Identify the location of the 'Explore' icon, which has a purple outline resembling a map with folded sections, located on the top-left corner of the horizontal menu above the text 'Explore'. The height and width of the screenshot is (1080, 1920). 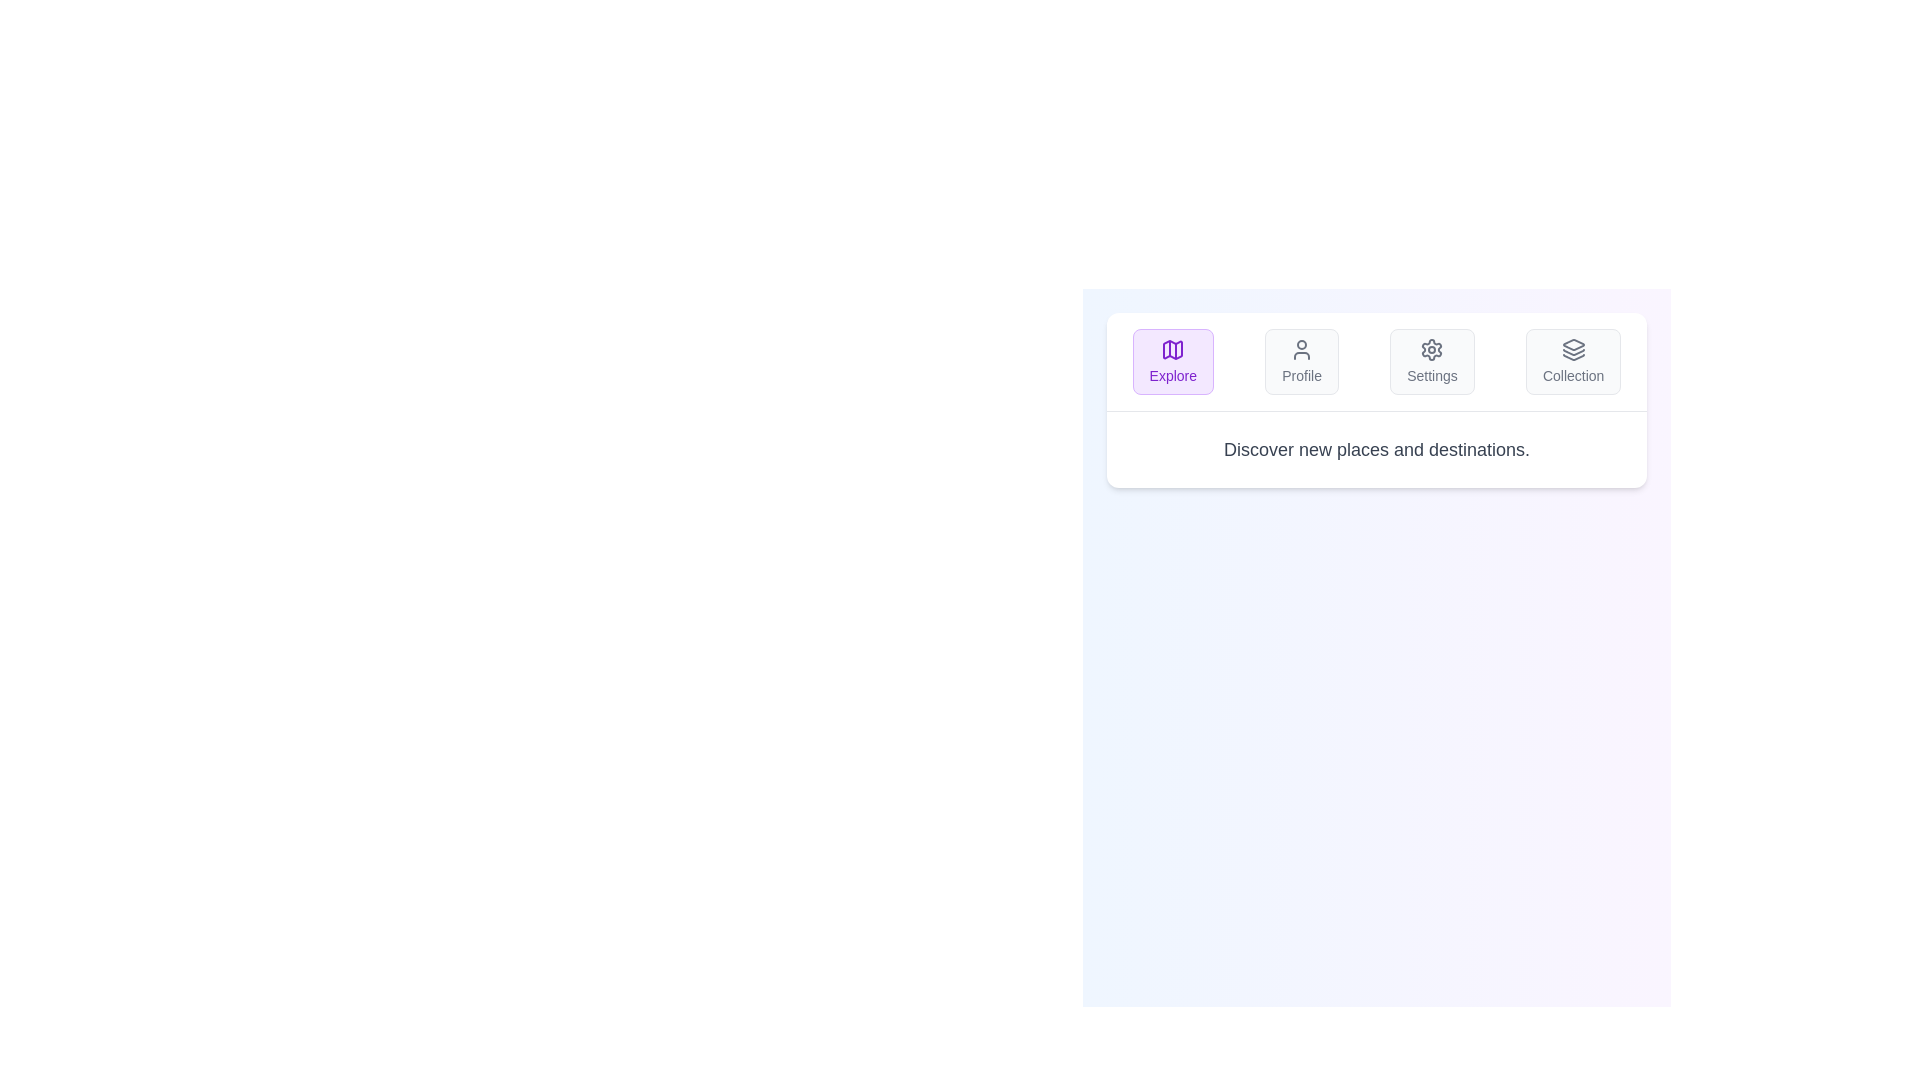
(1173, 349).